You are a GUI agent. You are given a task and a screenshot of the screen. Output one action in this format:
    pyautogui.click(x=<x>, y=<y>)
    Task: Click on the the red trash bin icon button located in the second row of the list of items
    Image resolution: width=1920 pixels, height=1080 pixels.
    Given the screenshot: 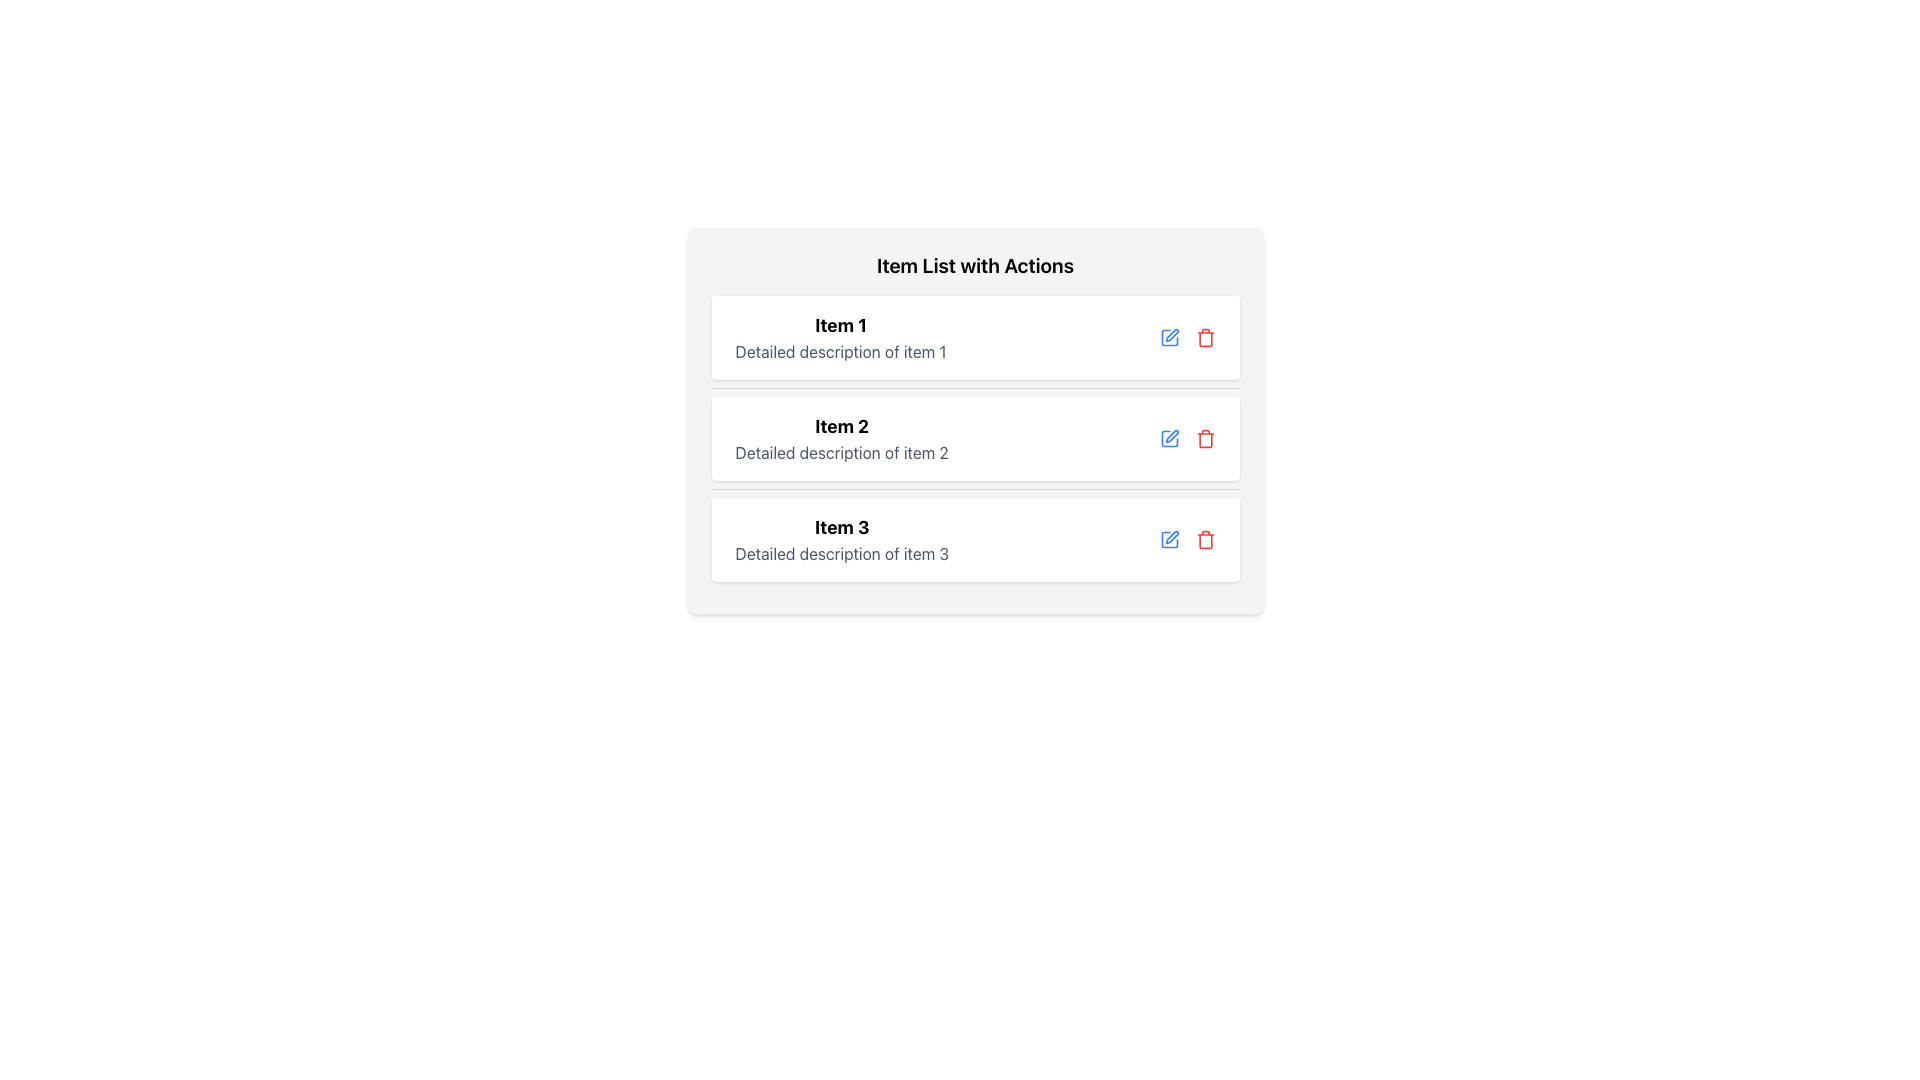 What is the action you would take?
    pyautogui.click(x=1204, y=438)
    